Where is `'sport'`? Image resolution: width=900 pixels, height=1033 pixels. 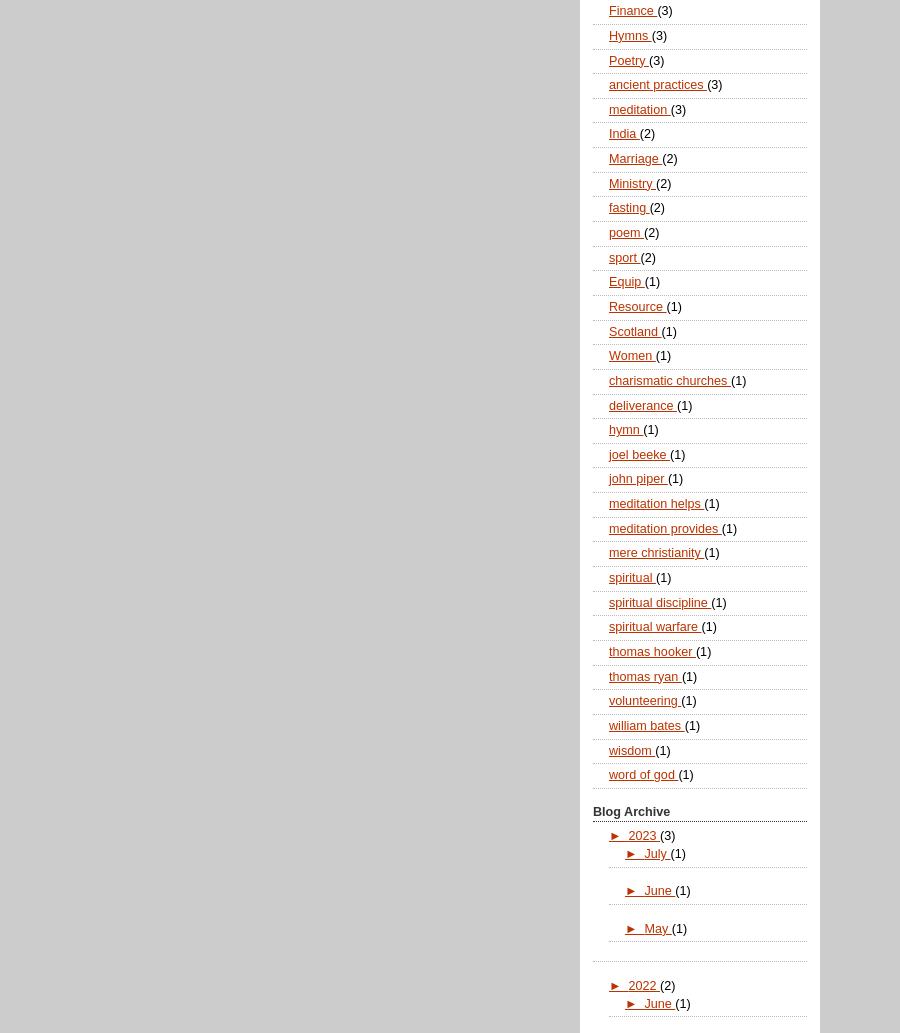 'sport' is located at coordinates (624, 256).